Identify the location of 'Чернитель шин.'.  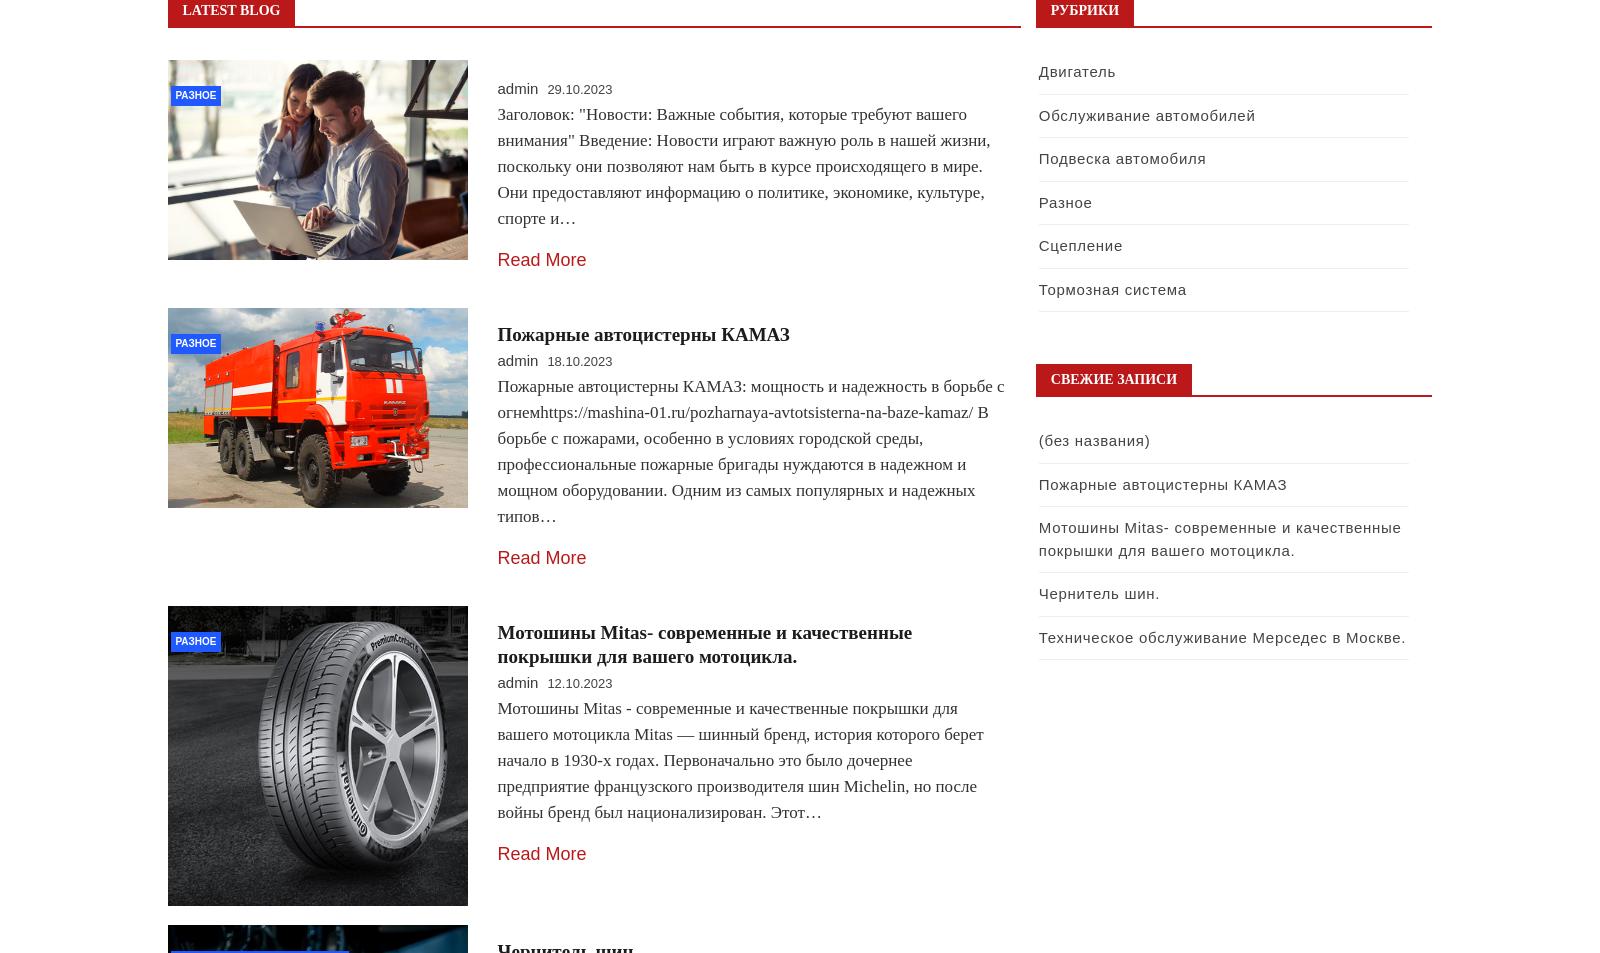
(1099, 593).